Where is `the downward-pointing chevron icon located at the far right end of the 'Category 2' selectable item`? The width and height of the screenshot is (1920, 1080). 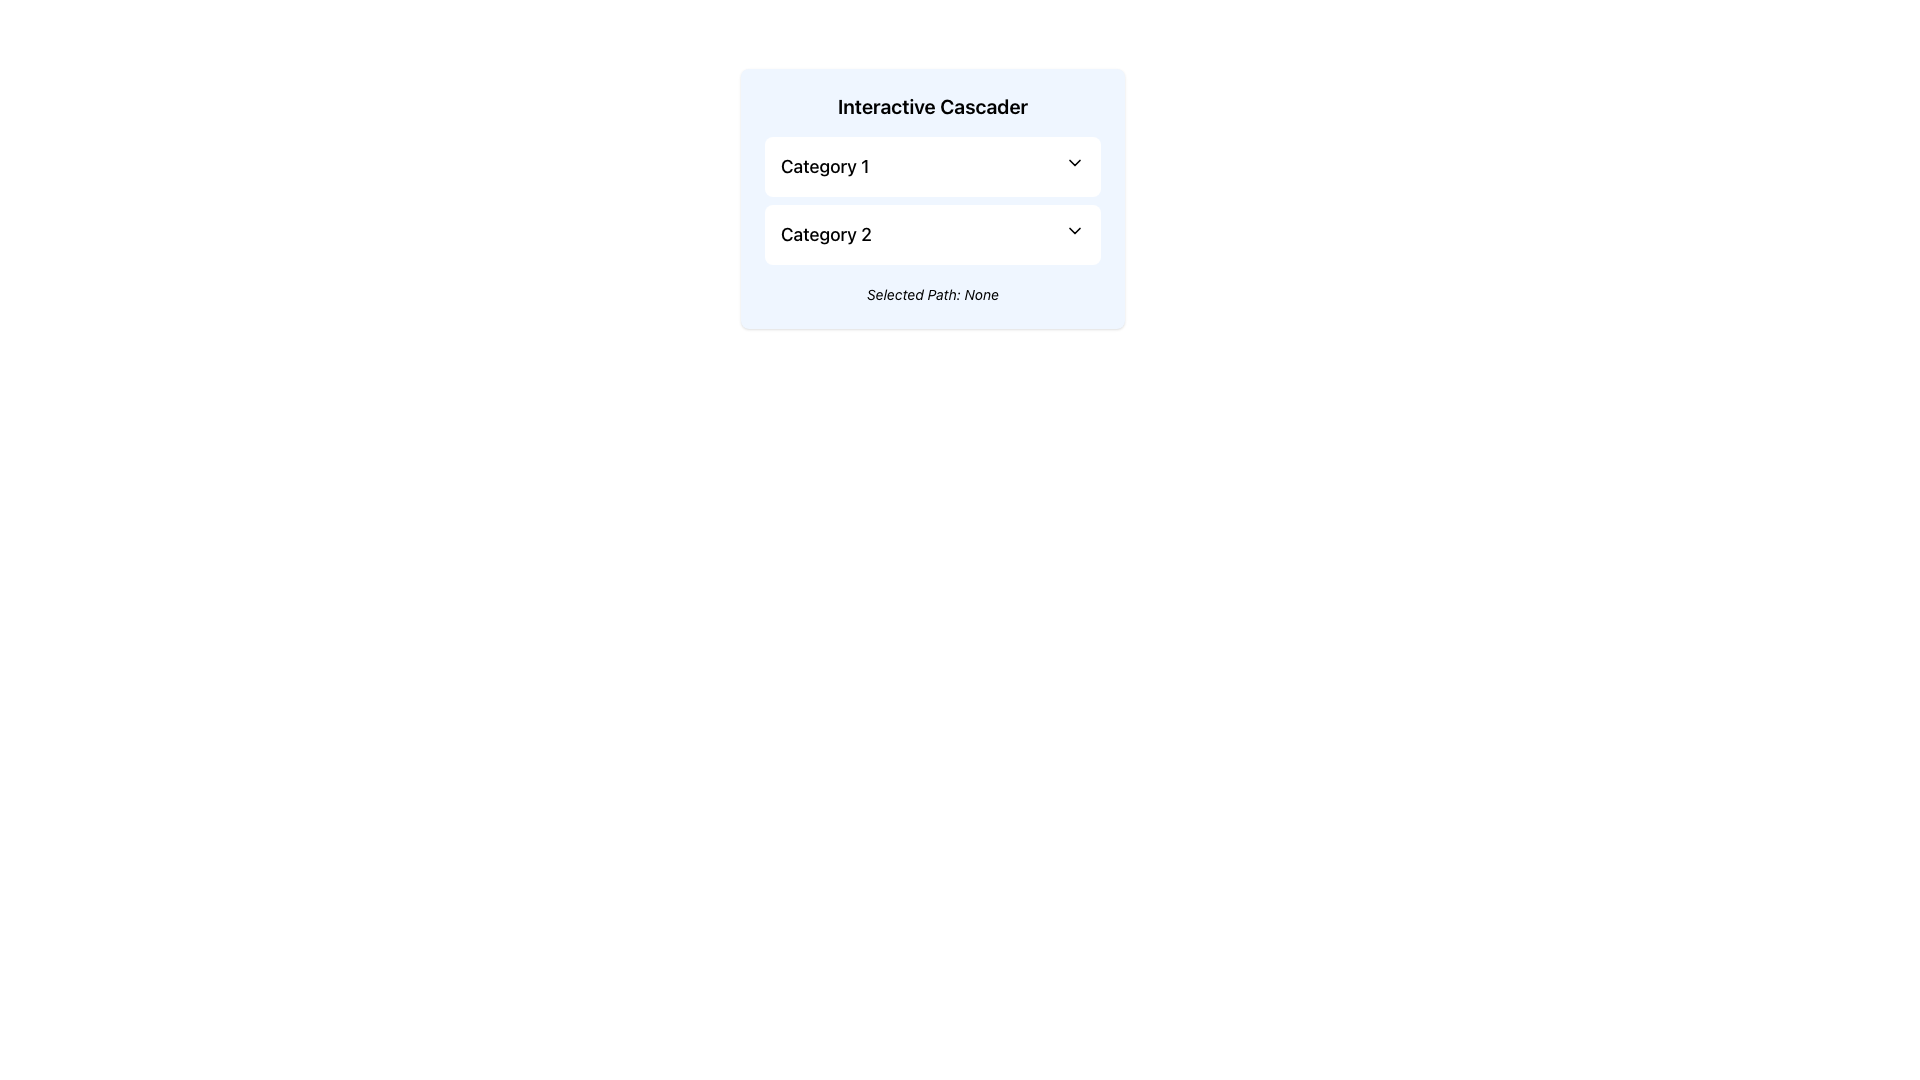 the downward-pointing chevron icon located at the far right end of the 'Category 2' selectable item is located at coordinates (1074, 230).